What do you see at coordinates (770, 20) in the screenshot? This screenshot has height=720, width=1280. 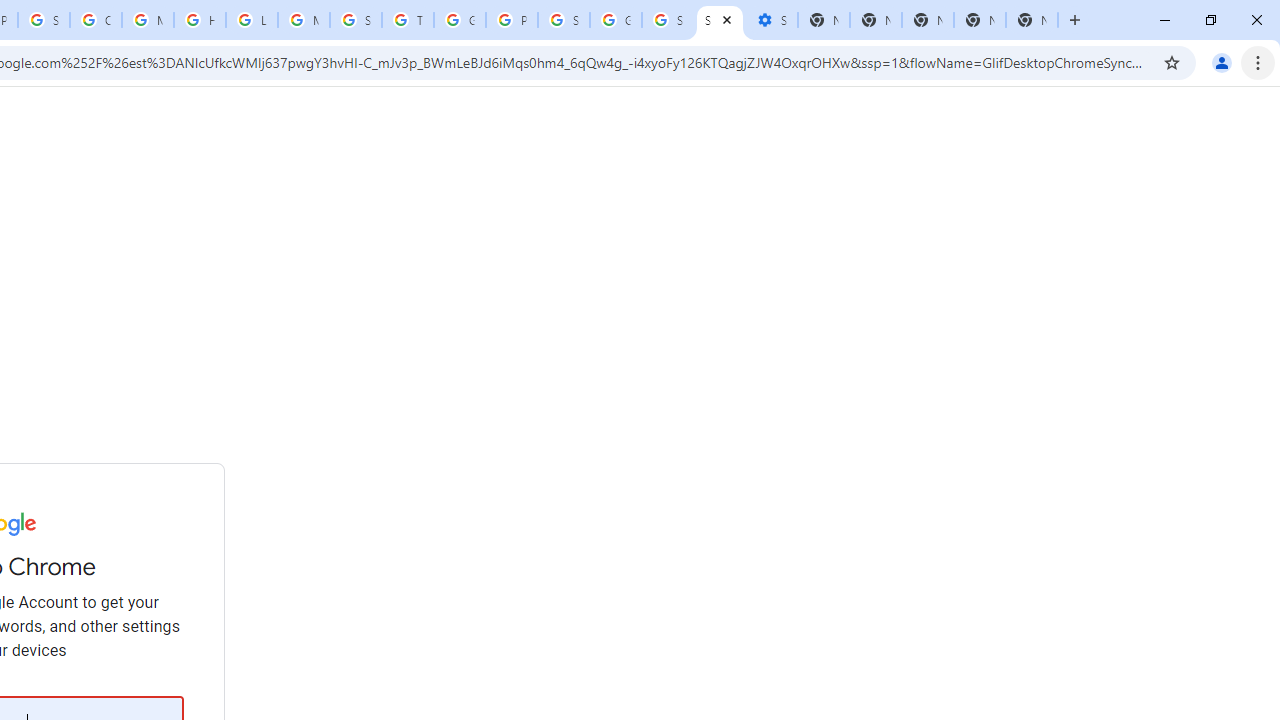 I see `'Settings - Performance'` at bounding box center [770, 20].